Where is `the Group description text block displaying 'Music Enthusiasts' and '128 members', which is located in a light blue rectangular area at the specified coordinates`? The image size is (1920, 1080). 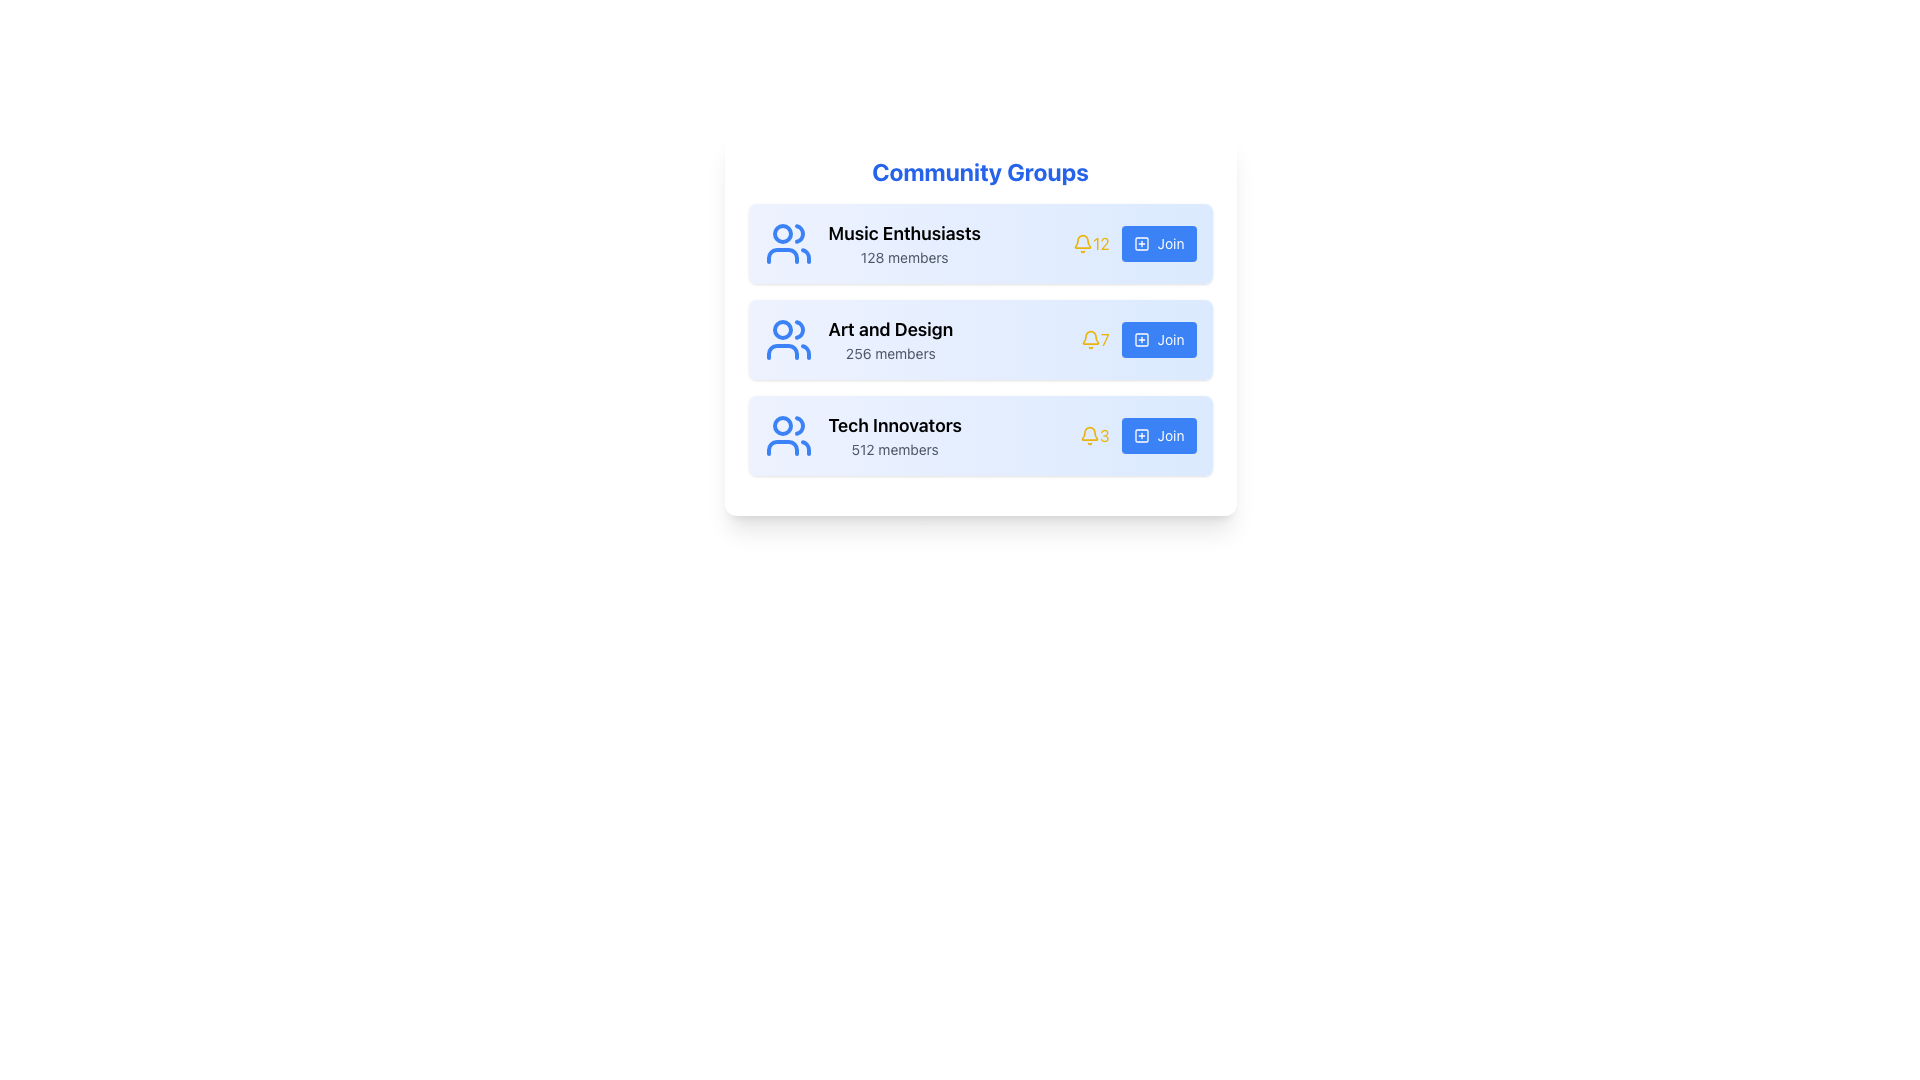
the Group description text block displaying 'Music Enthusiasts' and '128 members', which is located in a light blue rectangular area at the specified coordinates is located at coordinates (903, 242).